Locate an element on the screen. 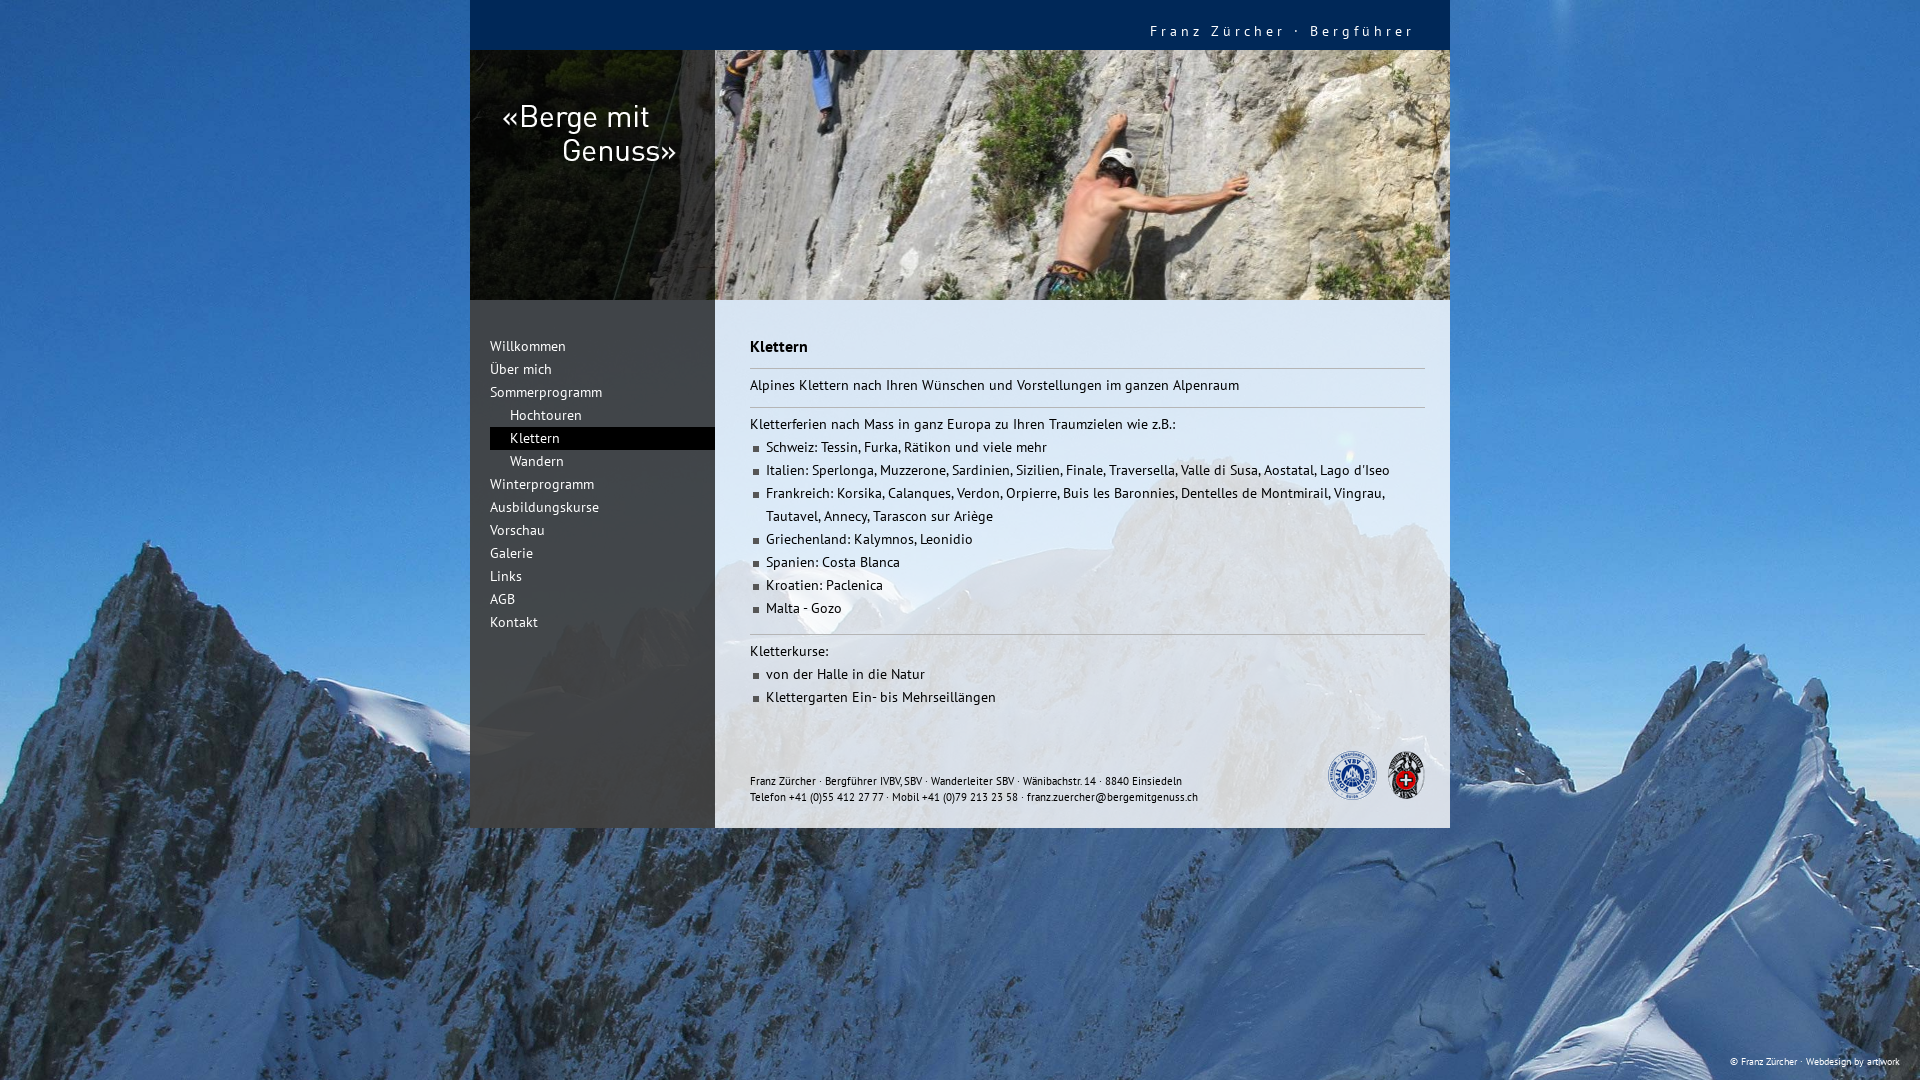 This screenshot has width=1920, height=1080. 'Vorschau' is located at coordinates (507, 528).